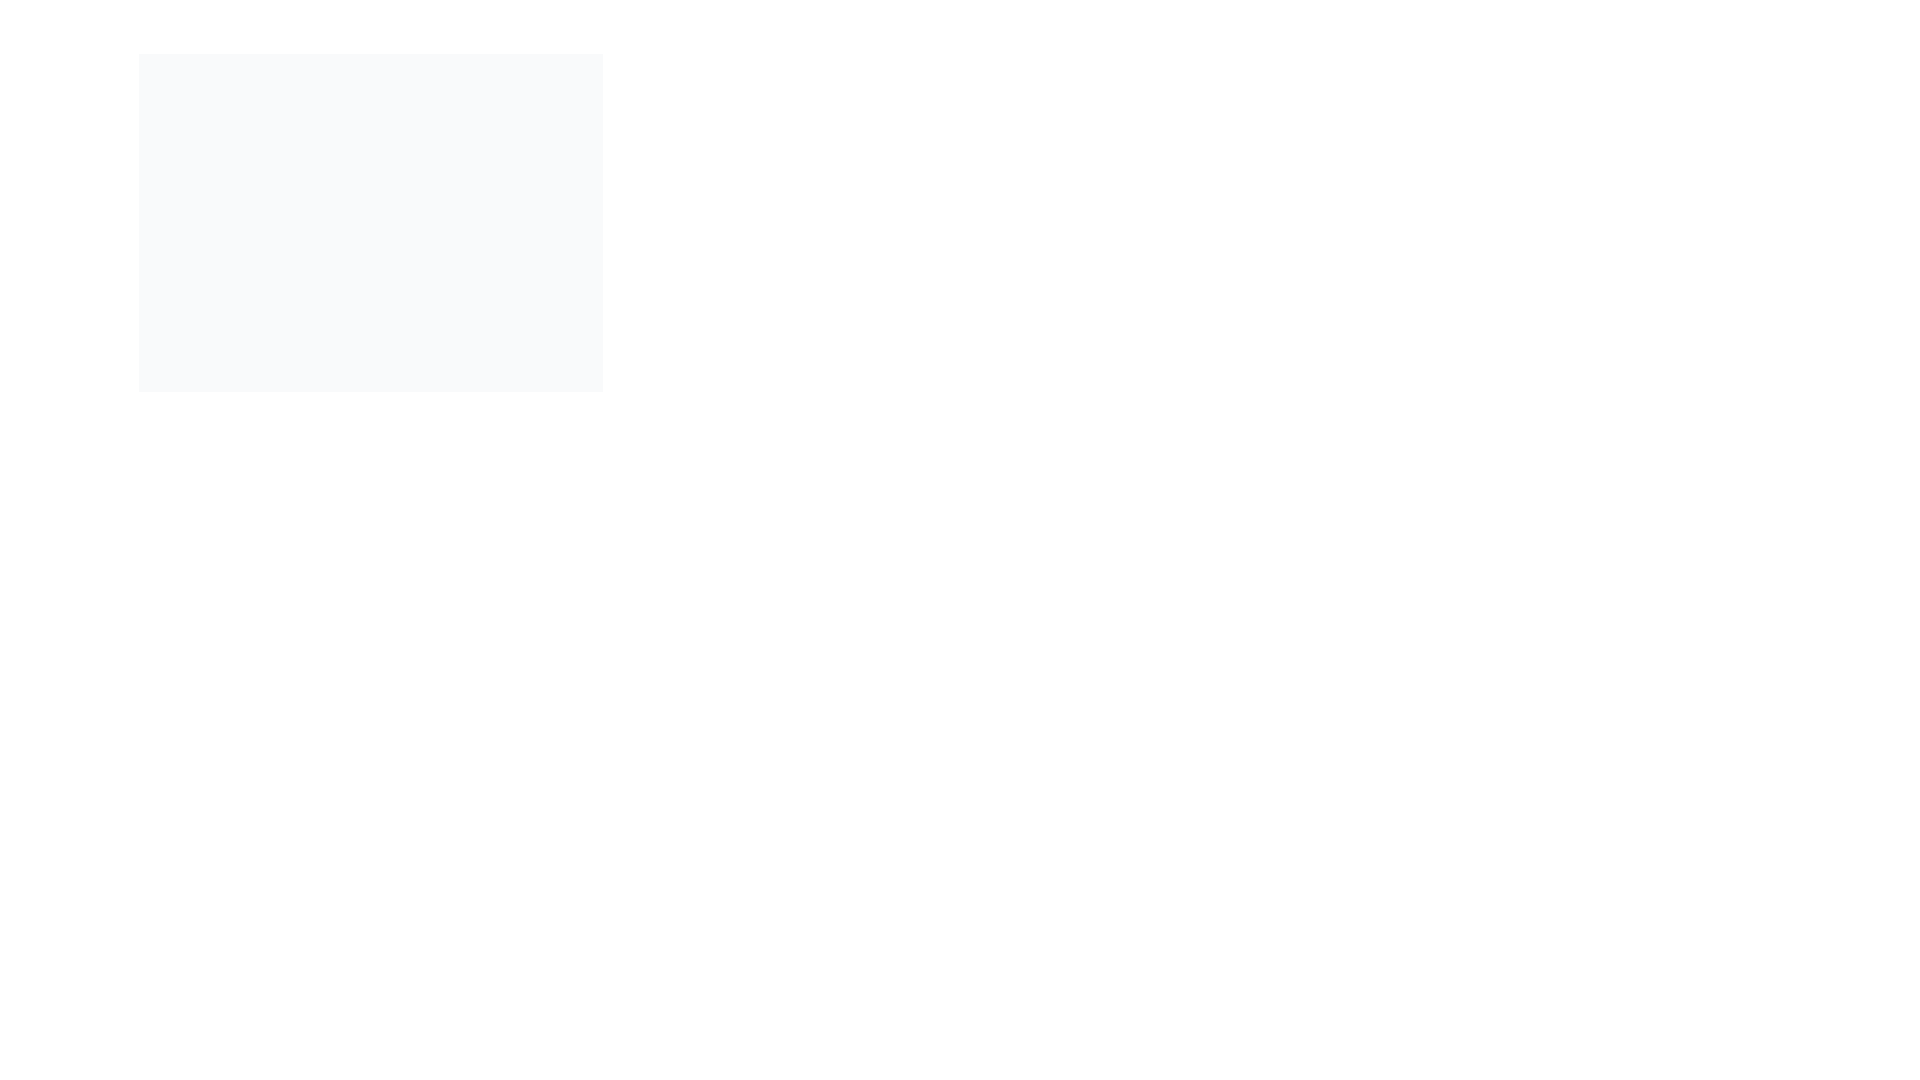 This screenshot has height=1080, width=1920. What do you see at coordinates (370, 211) in the screenshot?
I see `the central white modal or popup box related to palette creation, which is a rectangular panel with a drop shadow` at bounding box center [370, 211].